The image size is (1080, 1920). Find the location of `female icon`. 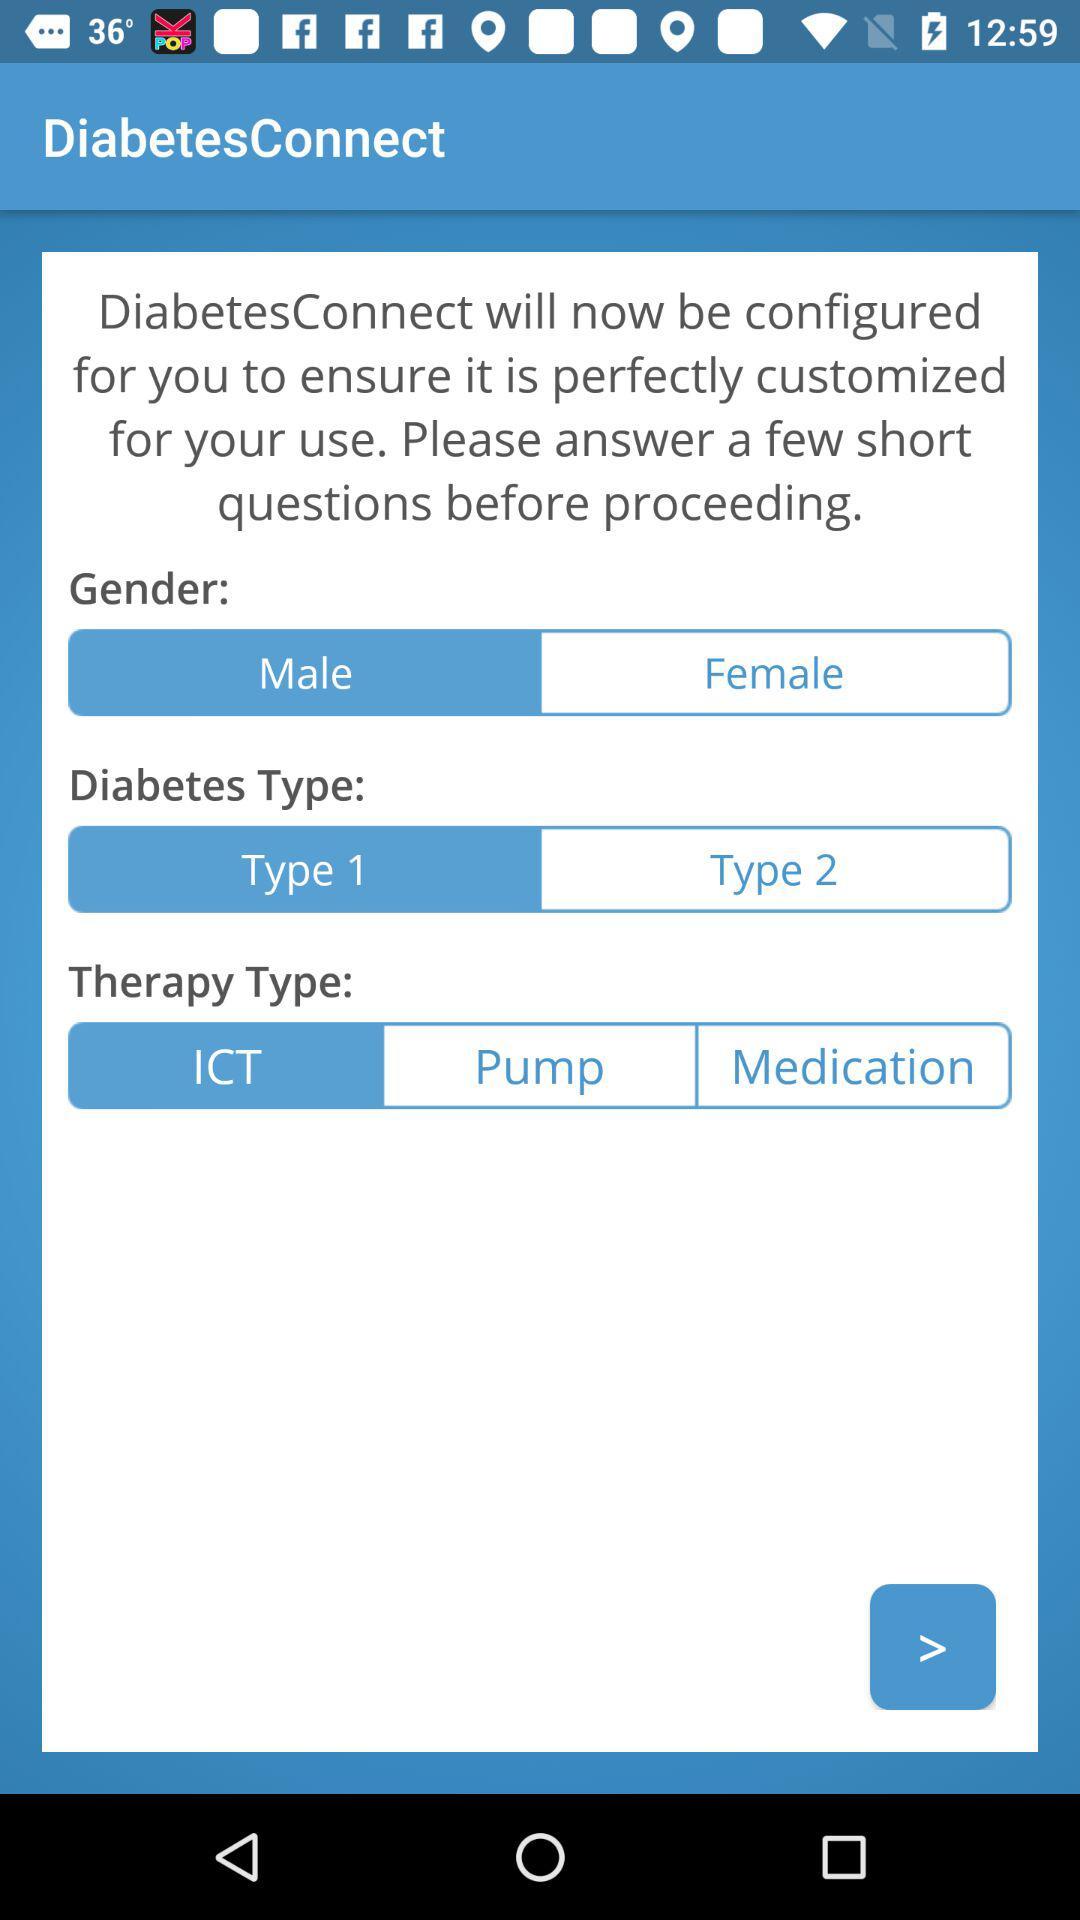

female icon is located at coordinates (774, 672).